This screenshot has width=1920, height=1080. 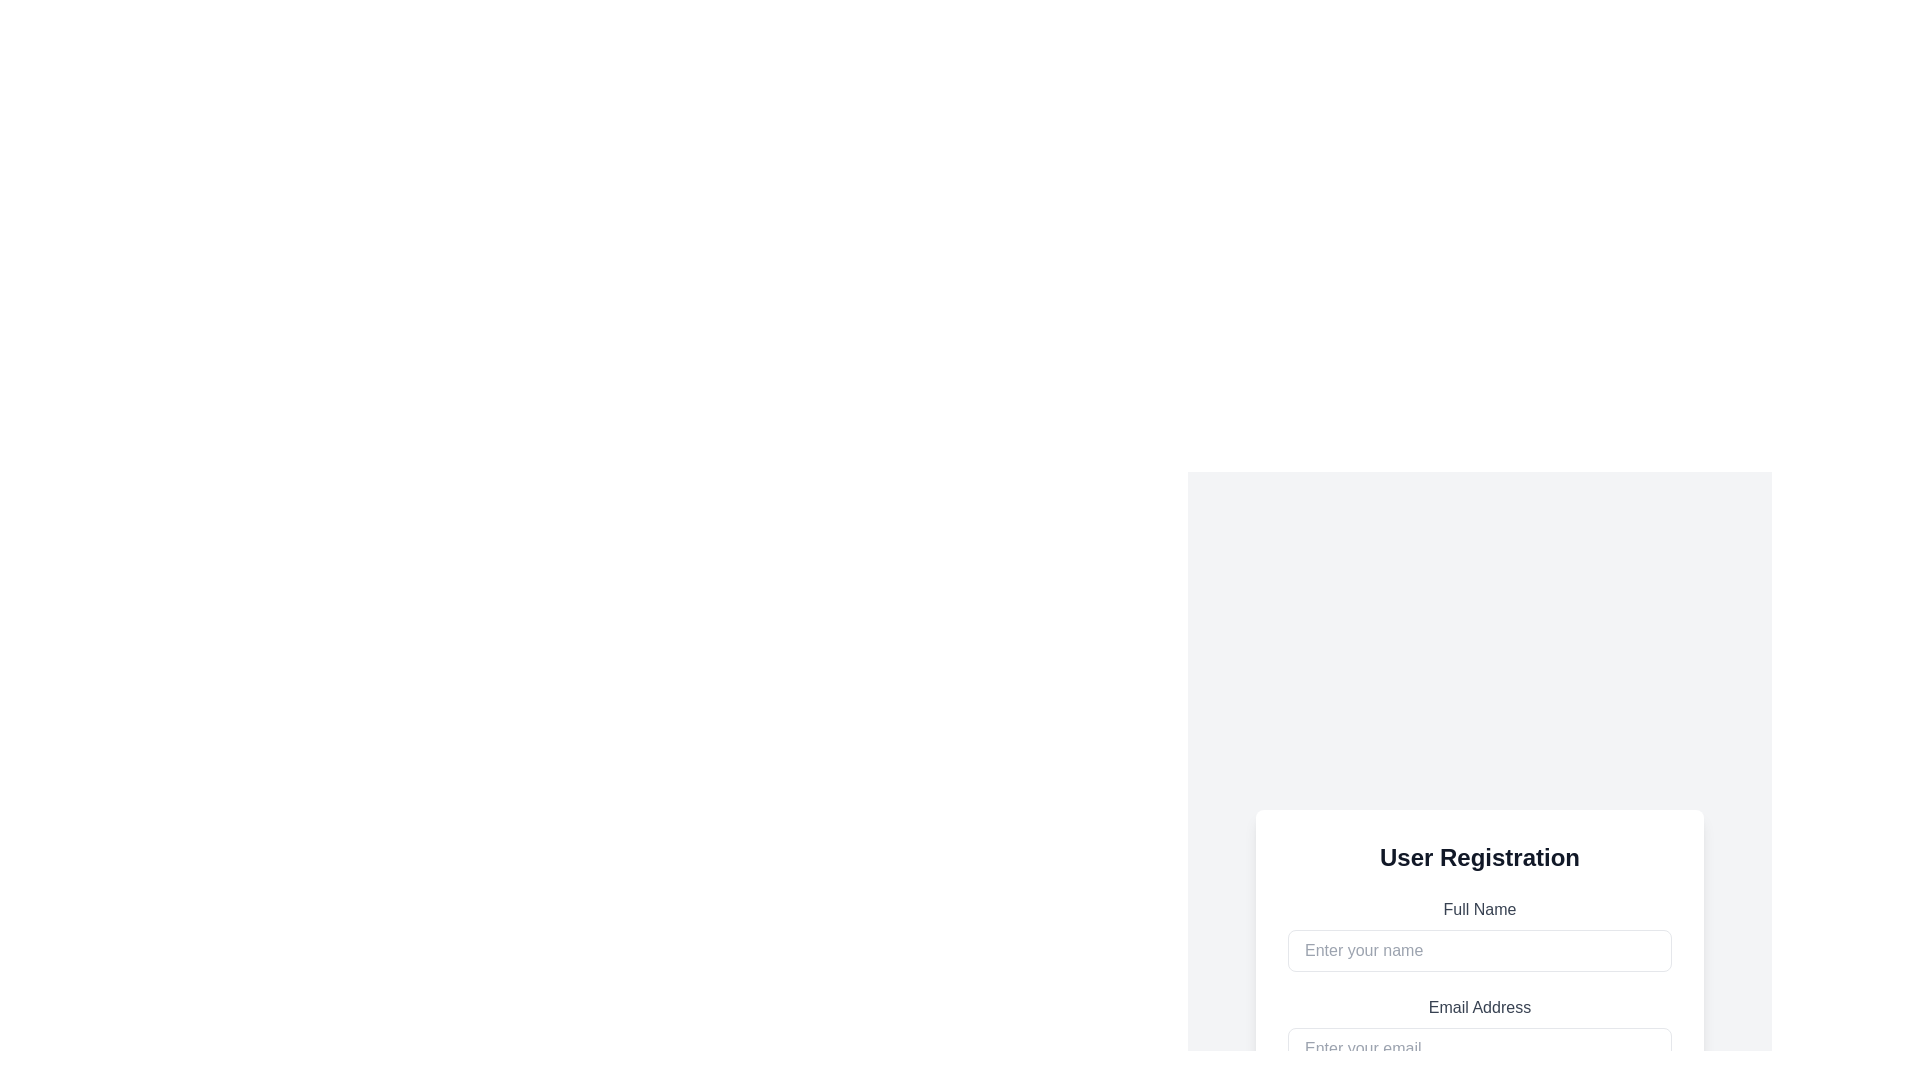 What do you see at coordinates (1479, 1007) in the screenshot?
I see `the descriptive label for the email input field in the 'User Registration' form, which is located above the email input field and below the 'Full Name' section` at bounding box center [1479, 1007].